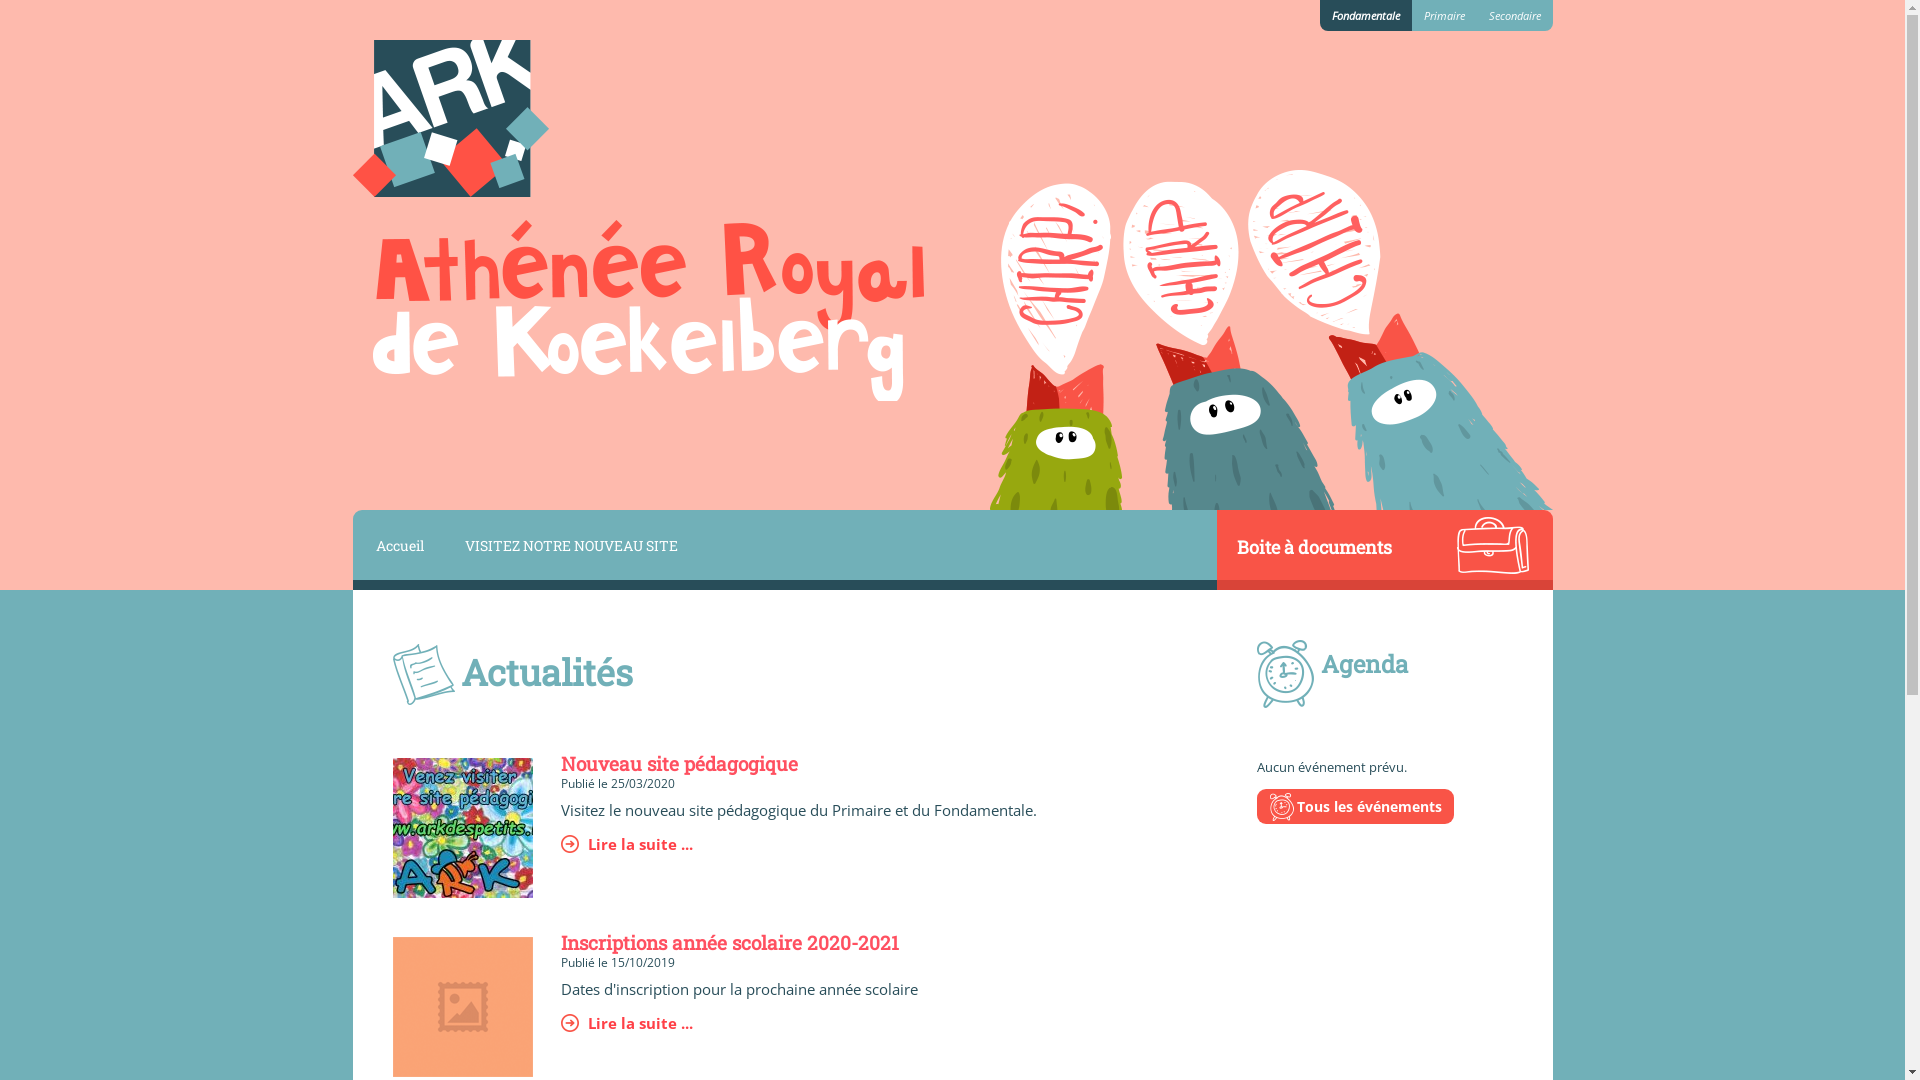 The image size is (1920, 1080). Describe the element at coordinates (396, 544) in the screenshot. I see `'Accueil'` at that location.